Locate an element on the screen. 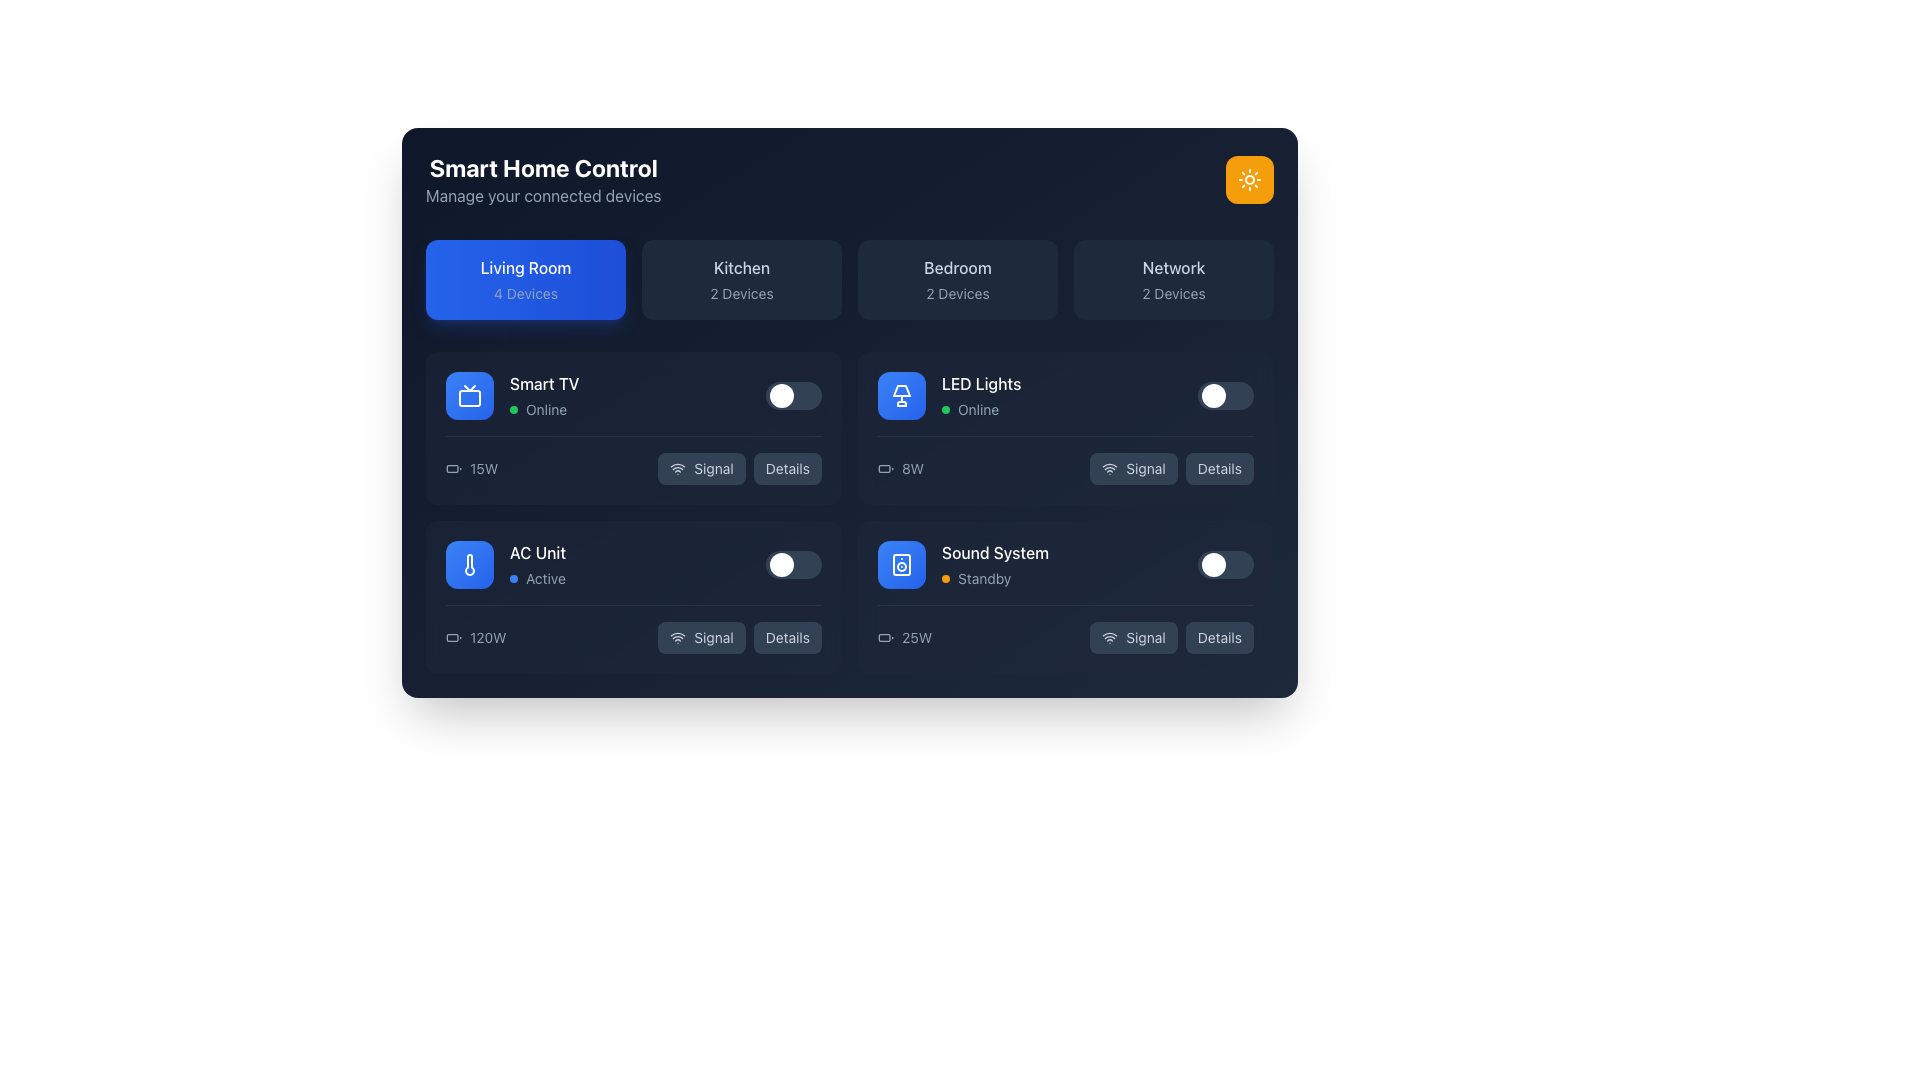  the 'Signal' button is located at coordinates (1133, 637).